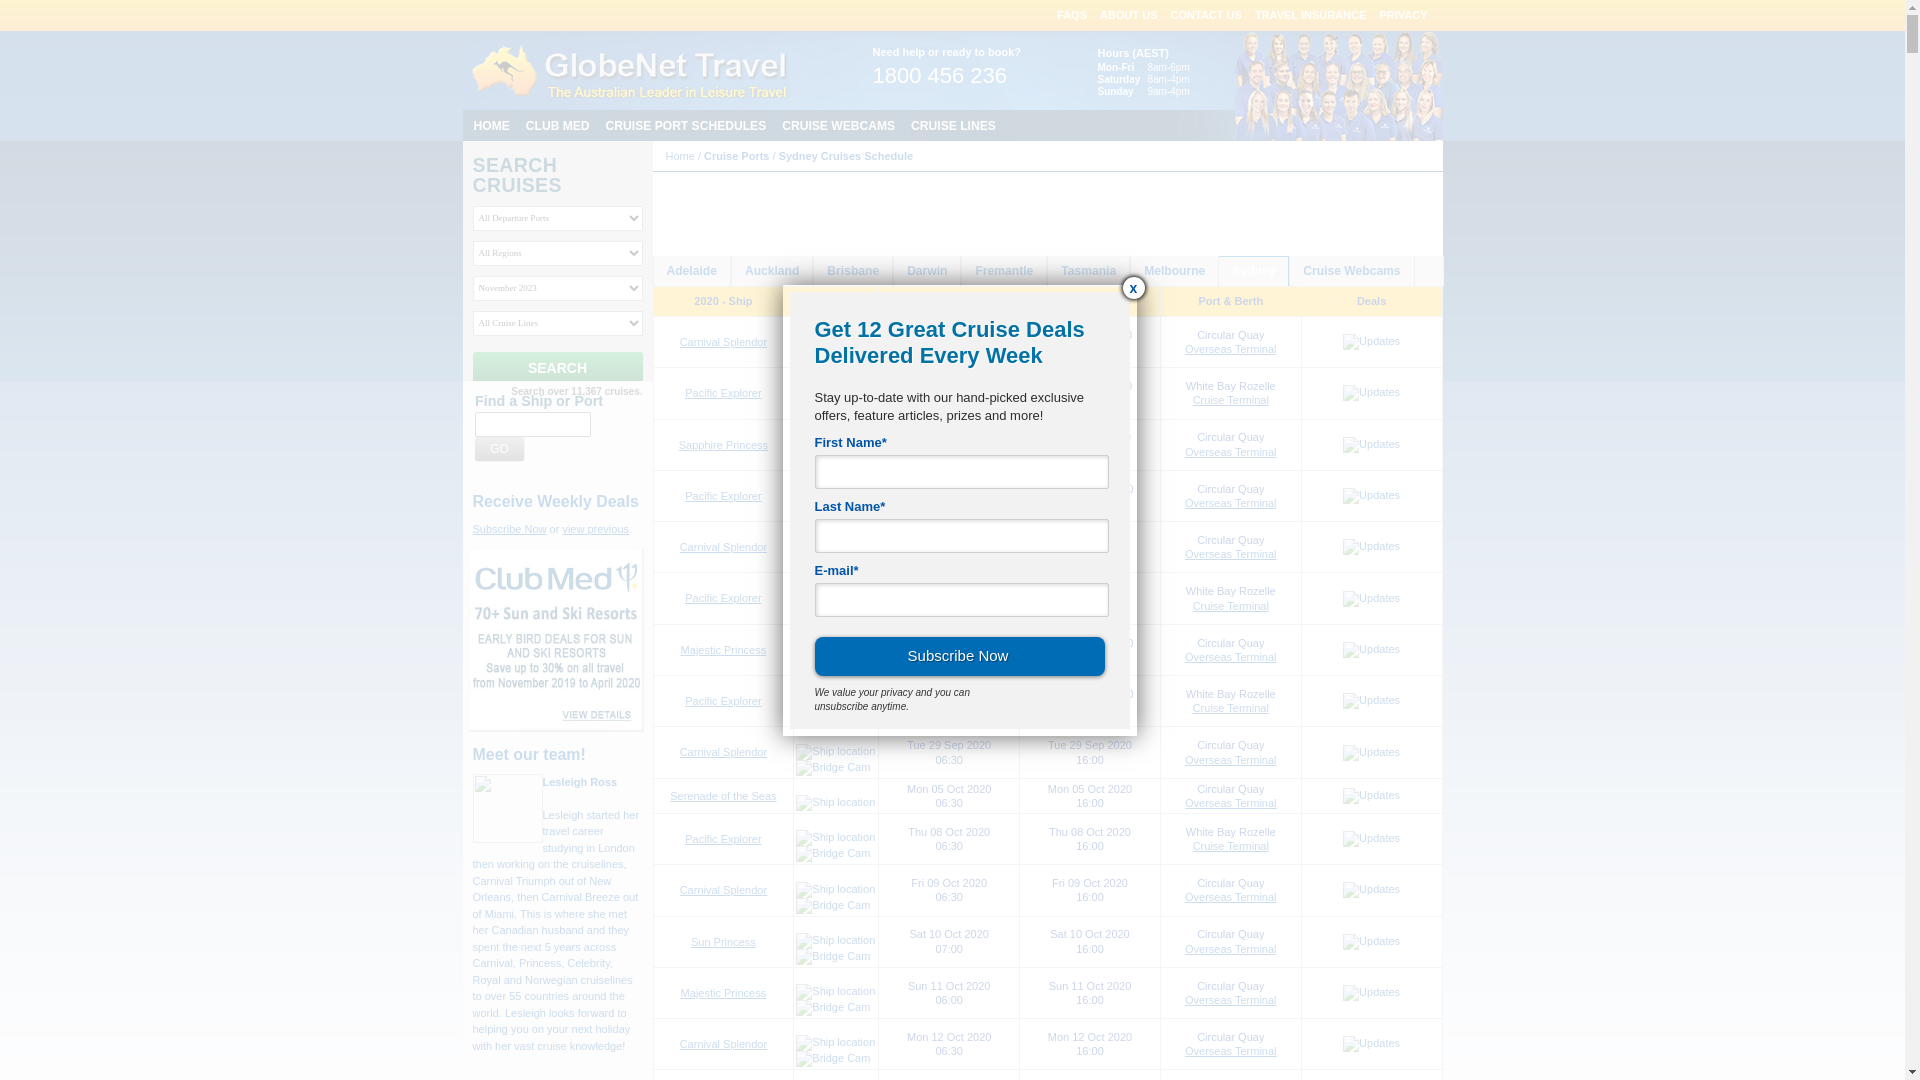 Image resolution: width=1920 pixels, height=1080 pixels. I want to click on 'Overseas Terminal', so click(1229, 759).